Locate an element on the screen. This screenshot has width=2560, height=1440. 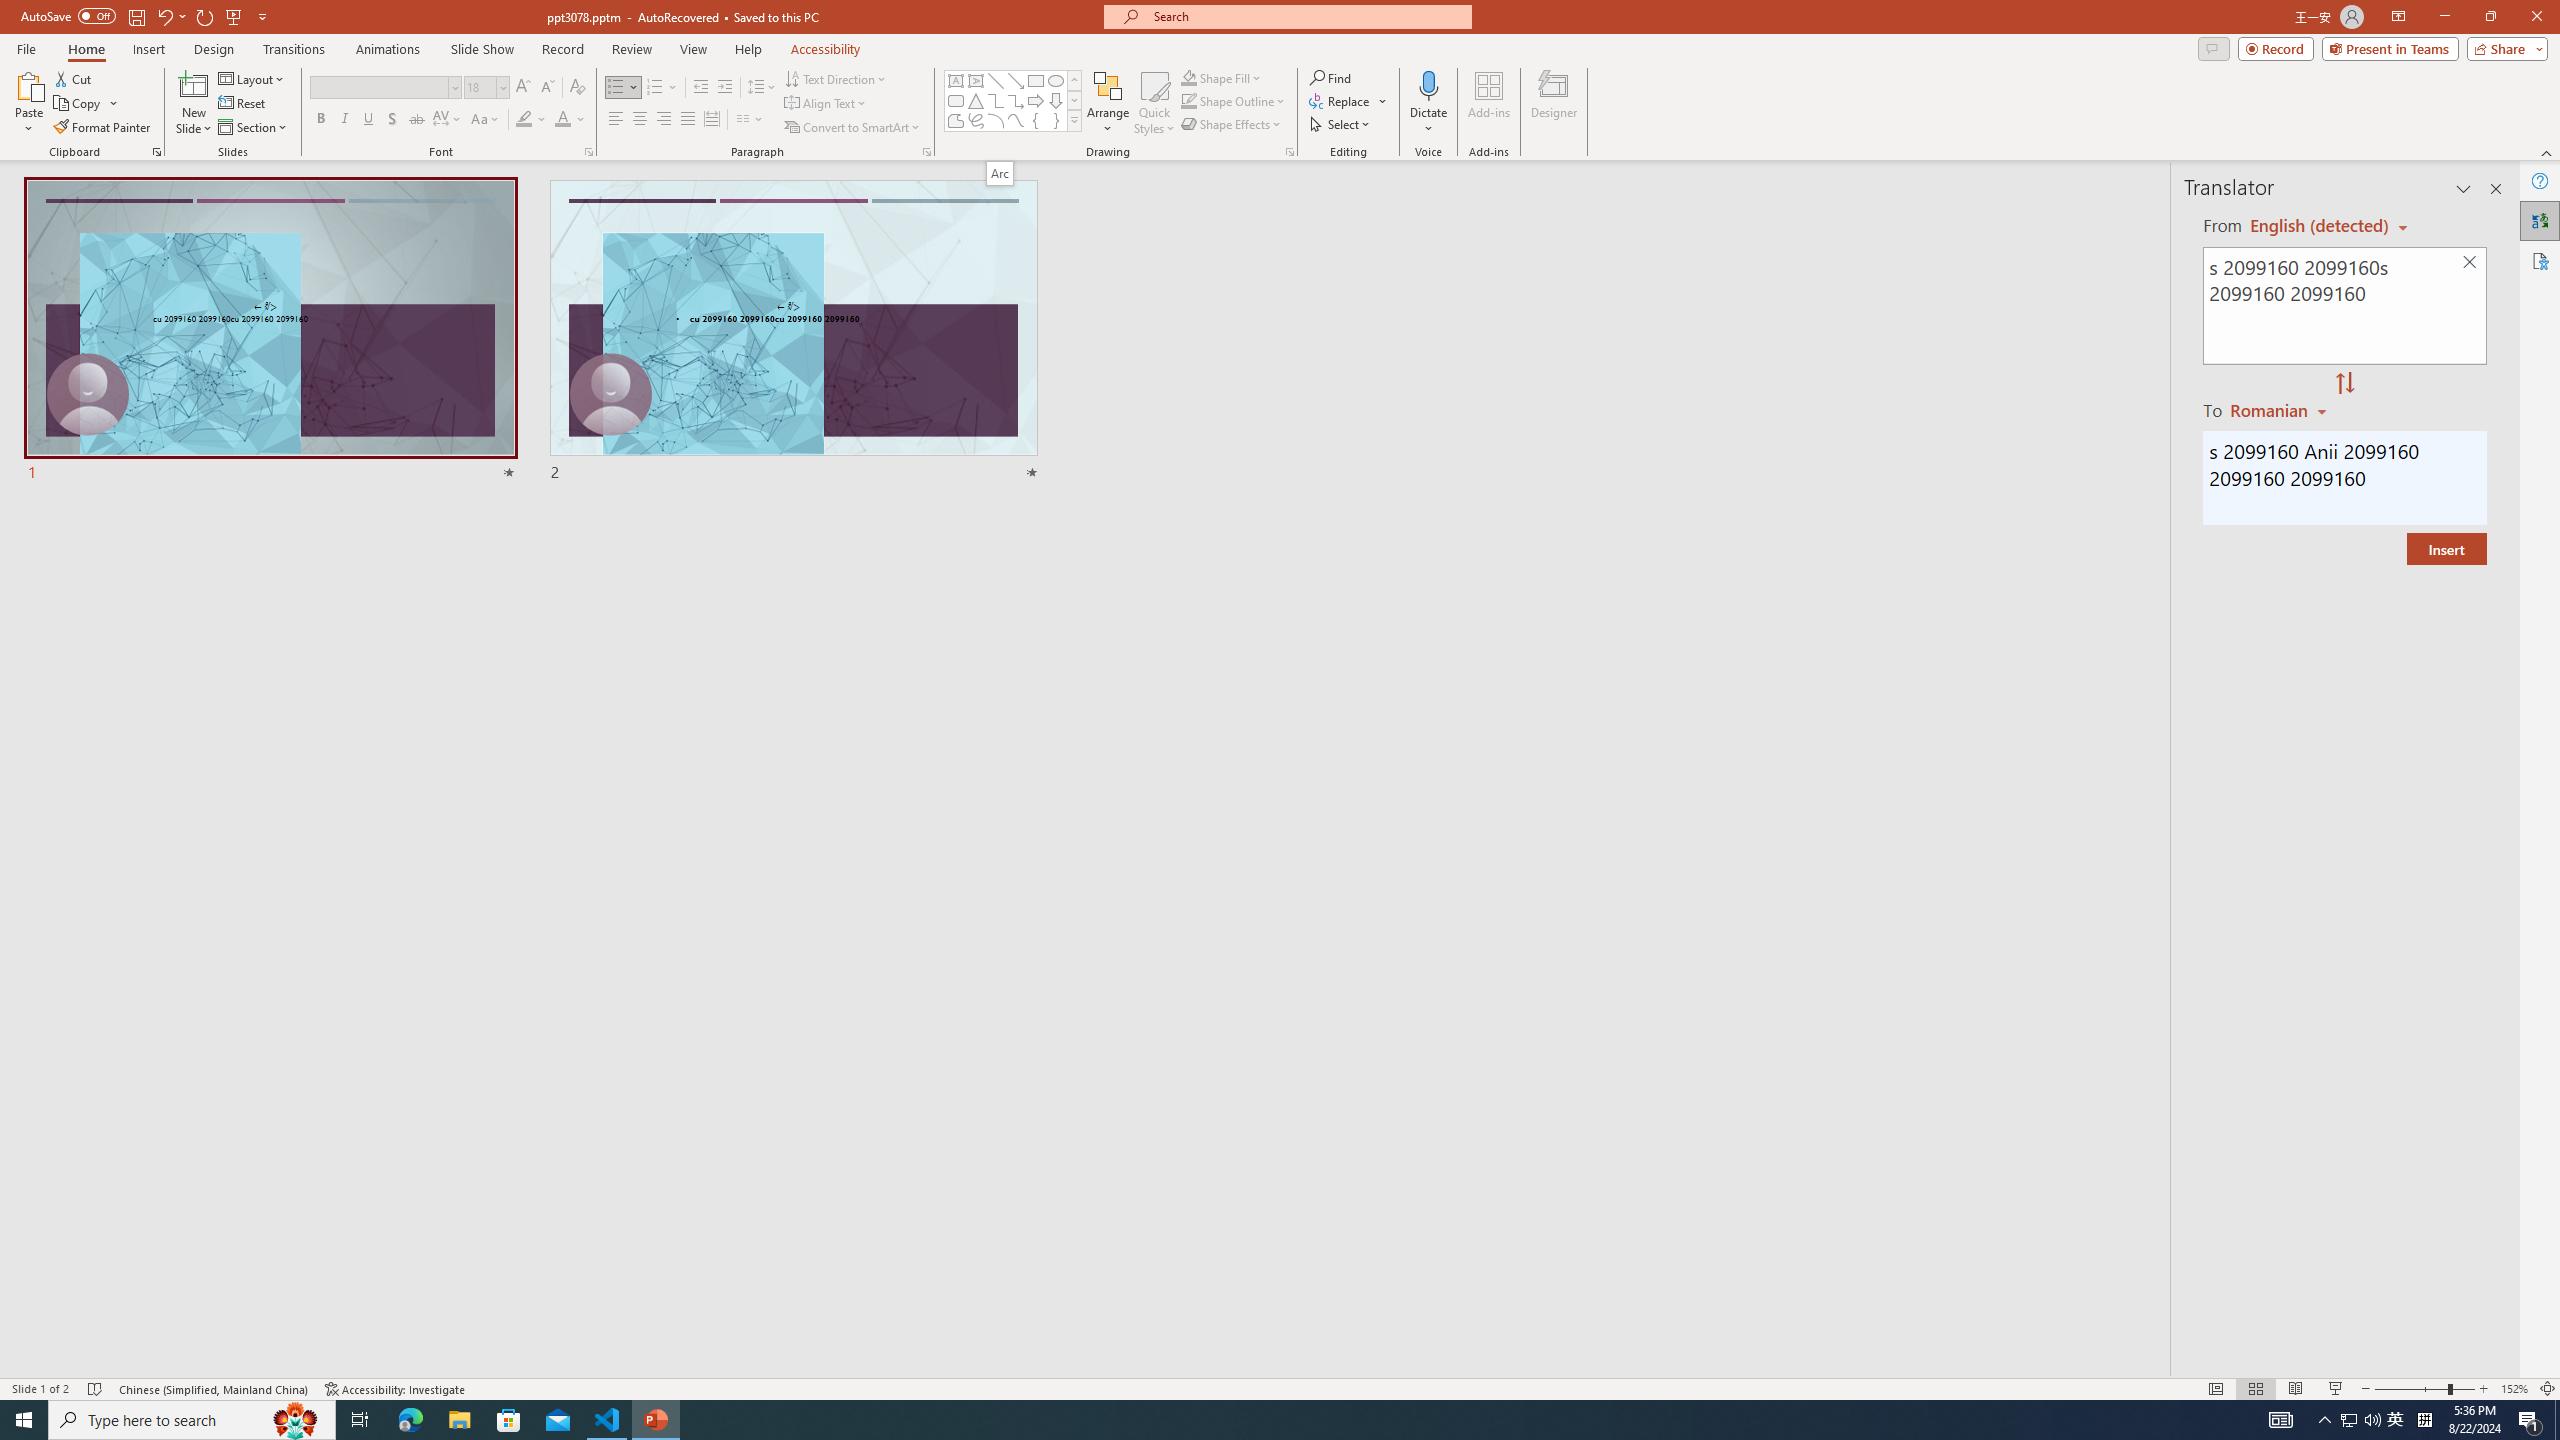
'Vertical Text Box' is located at coordinates (974, 80).